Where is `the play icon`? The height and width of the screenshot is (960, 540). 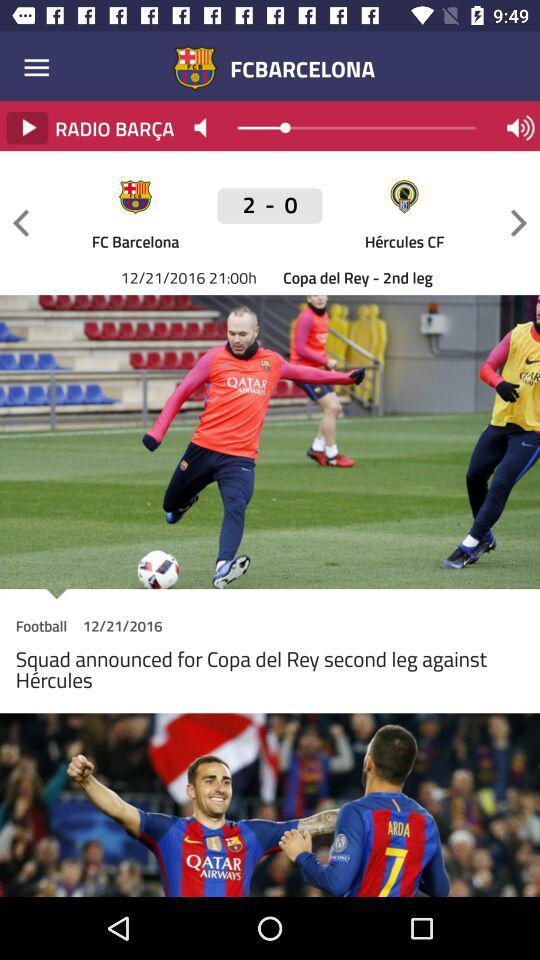 the play icon is located at coordinates (26, 127).